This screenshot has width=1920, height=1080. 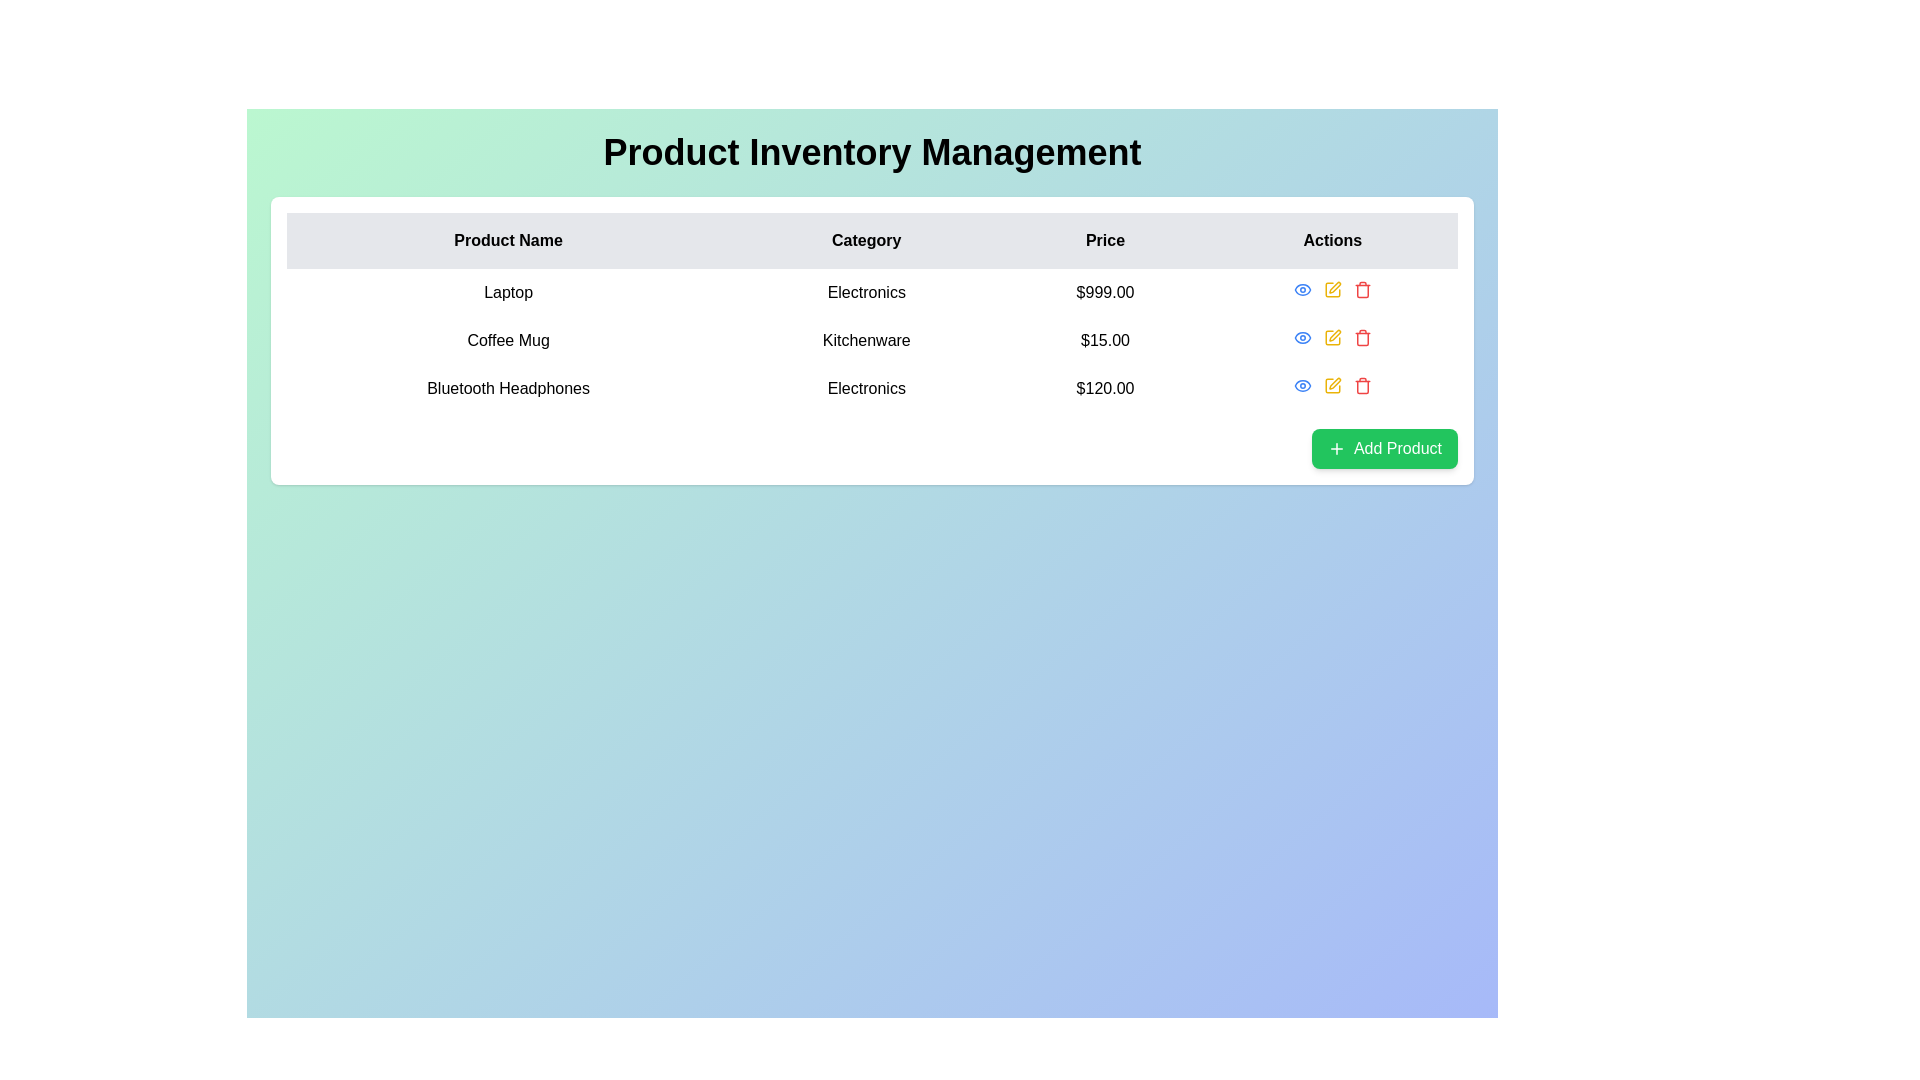 What do you see at coordinates (1336, 447) in the screenshot?
I see `the icon located in the lower-right corner of the 'Add Product' button` at bounding box center [1336, 447].